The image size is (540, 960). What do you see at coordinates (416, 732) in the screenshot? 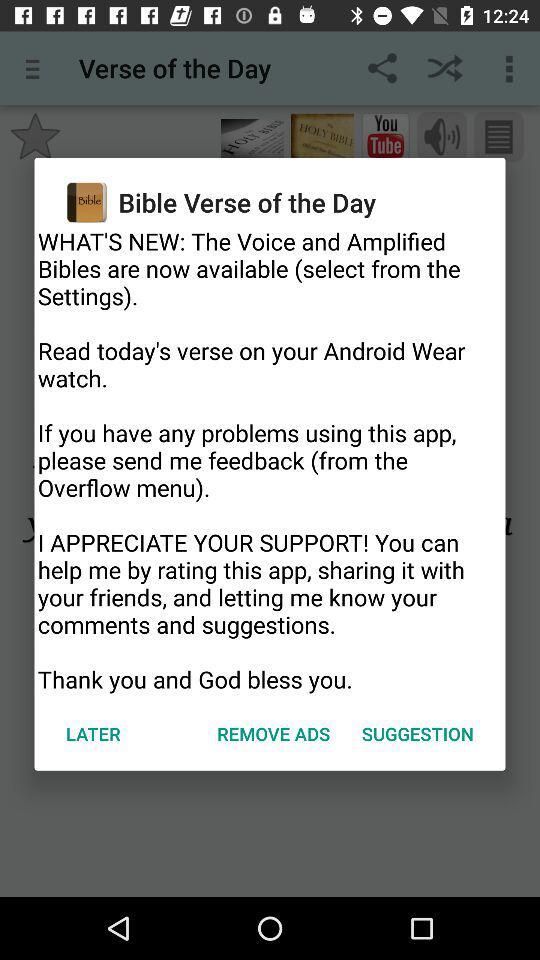
I see `the app below what s new item` at bounding box center [416, 732].